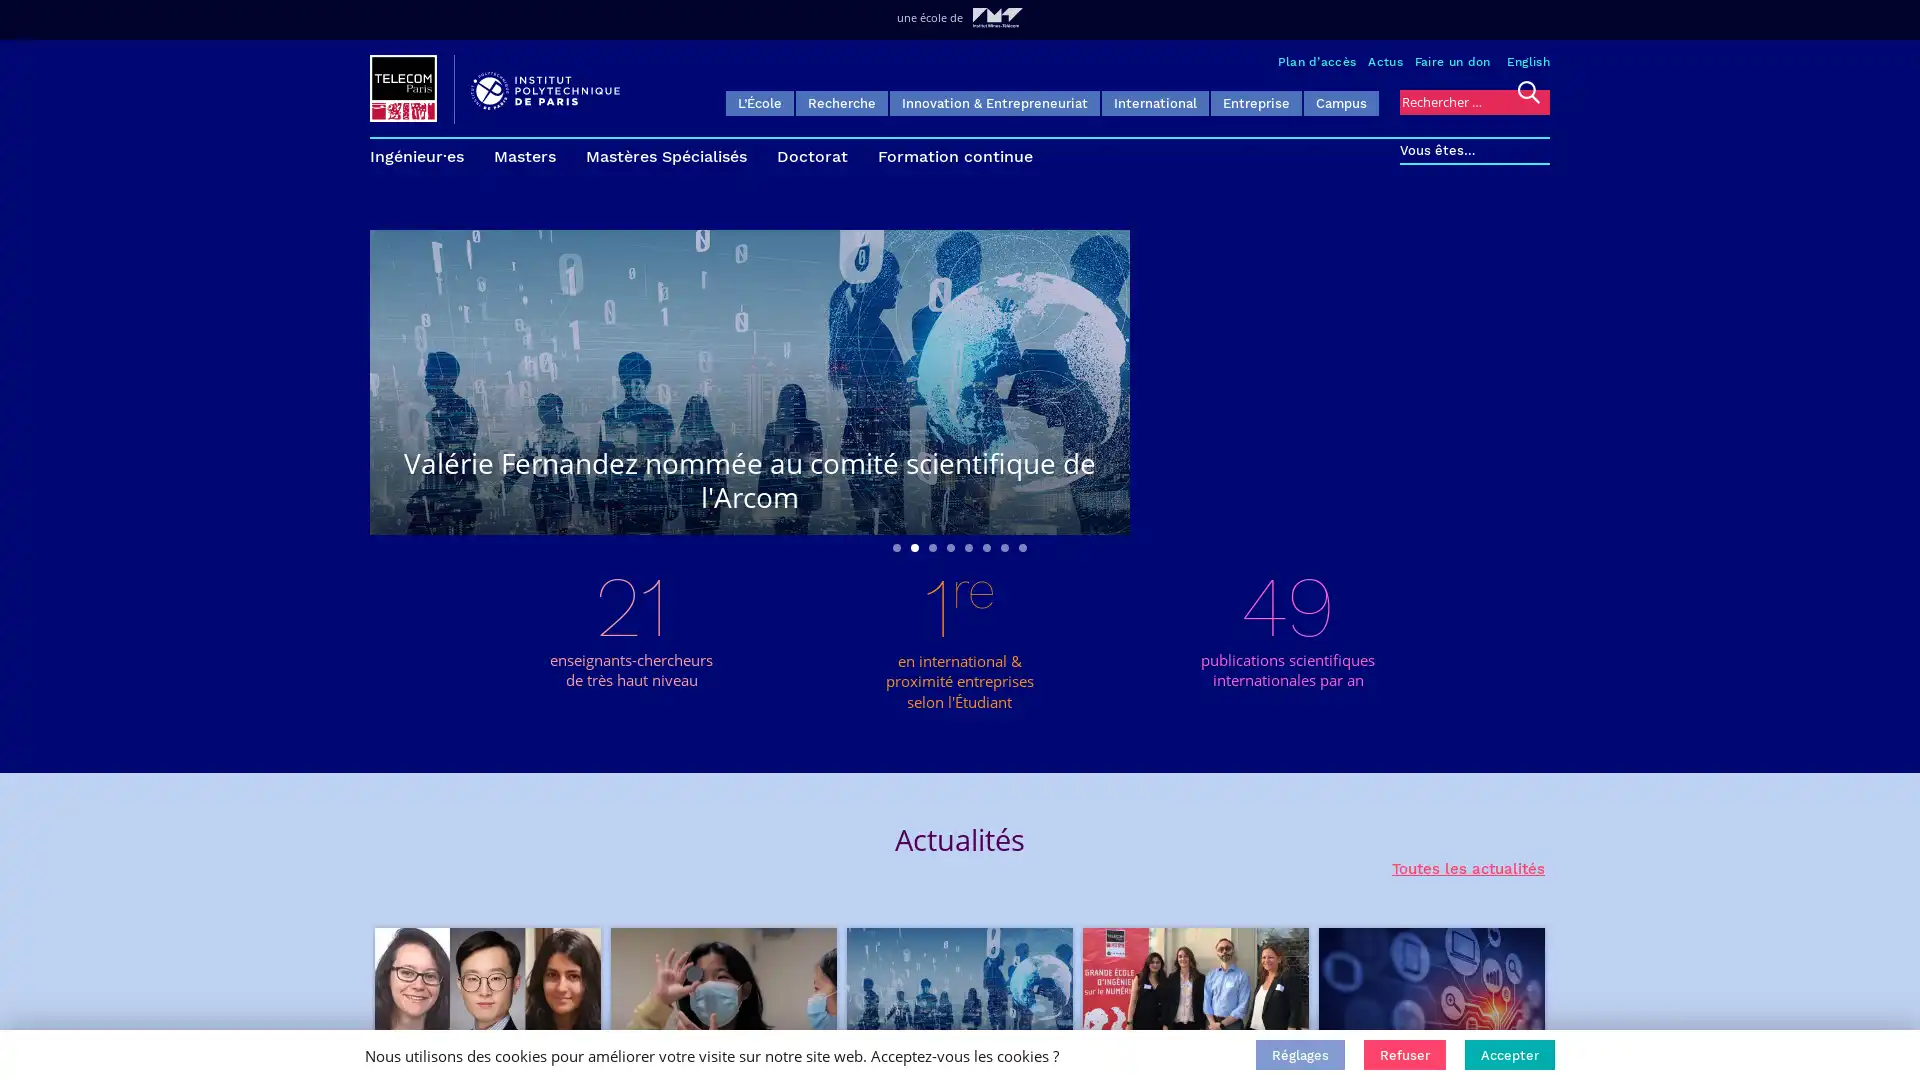  I want to click on Reglages, so click(1300, 1053).